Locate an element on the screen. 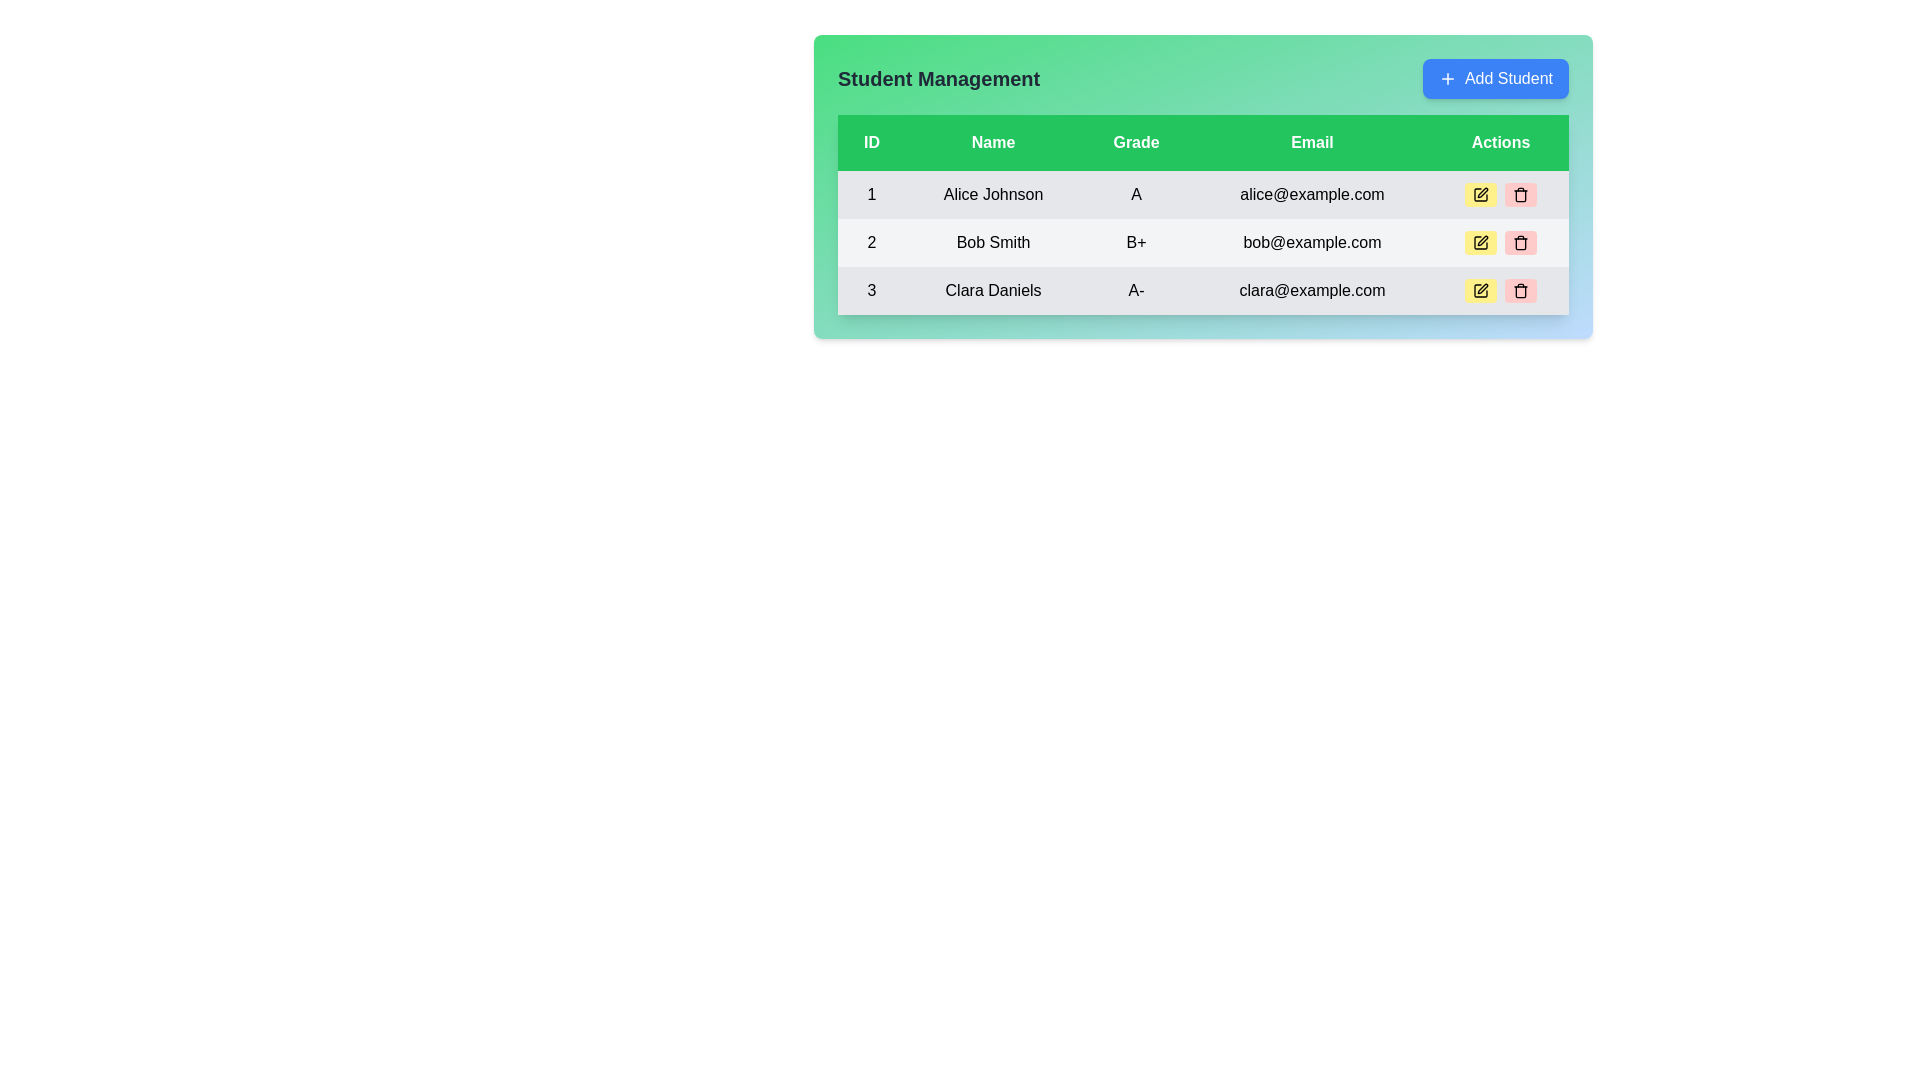  the second row in the Student Management table, which represents a student's data is located at coordinates (1202, 242).